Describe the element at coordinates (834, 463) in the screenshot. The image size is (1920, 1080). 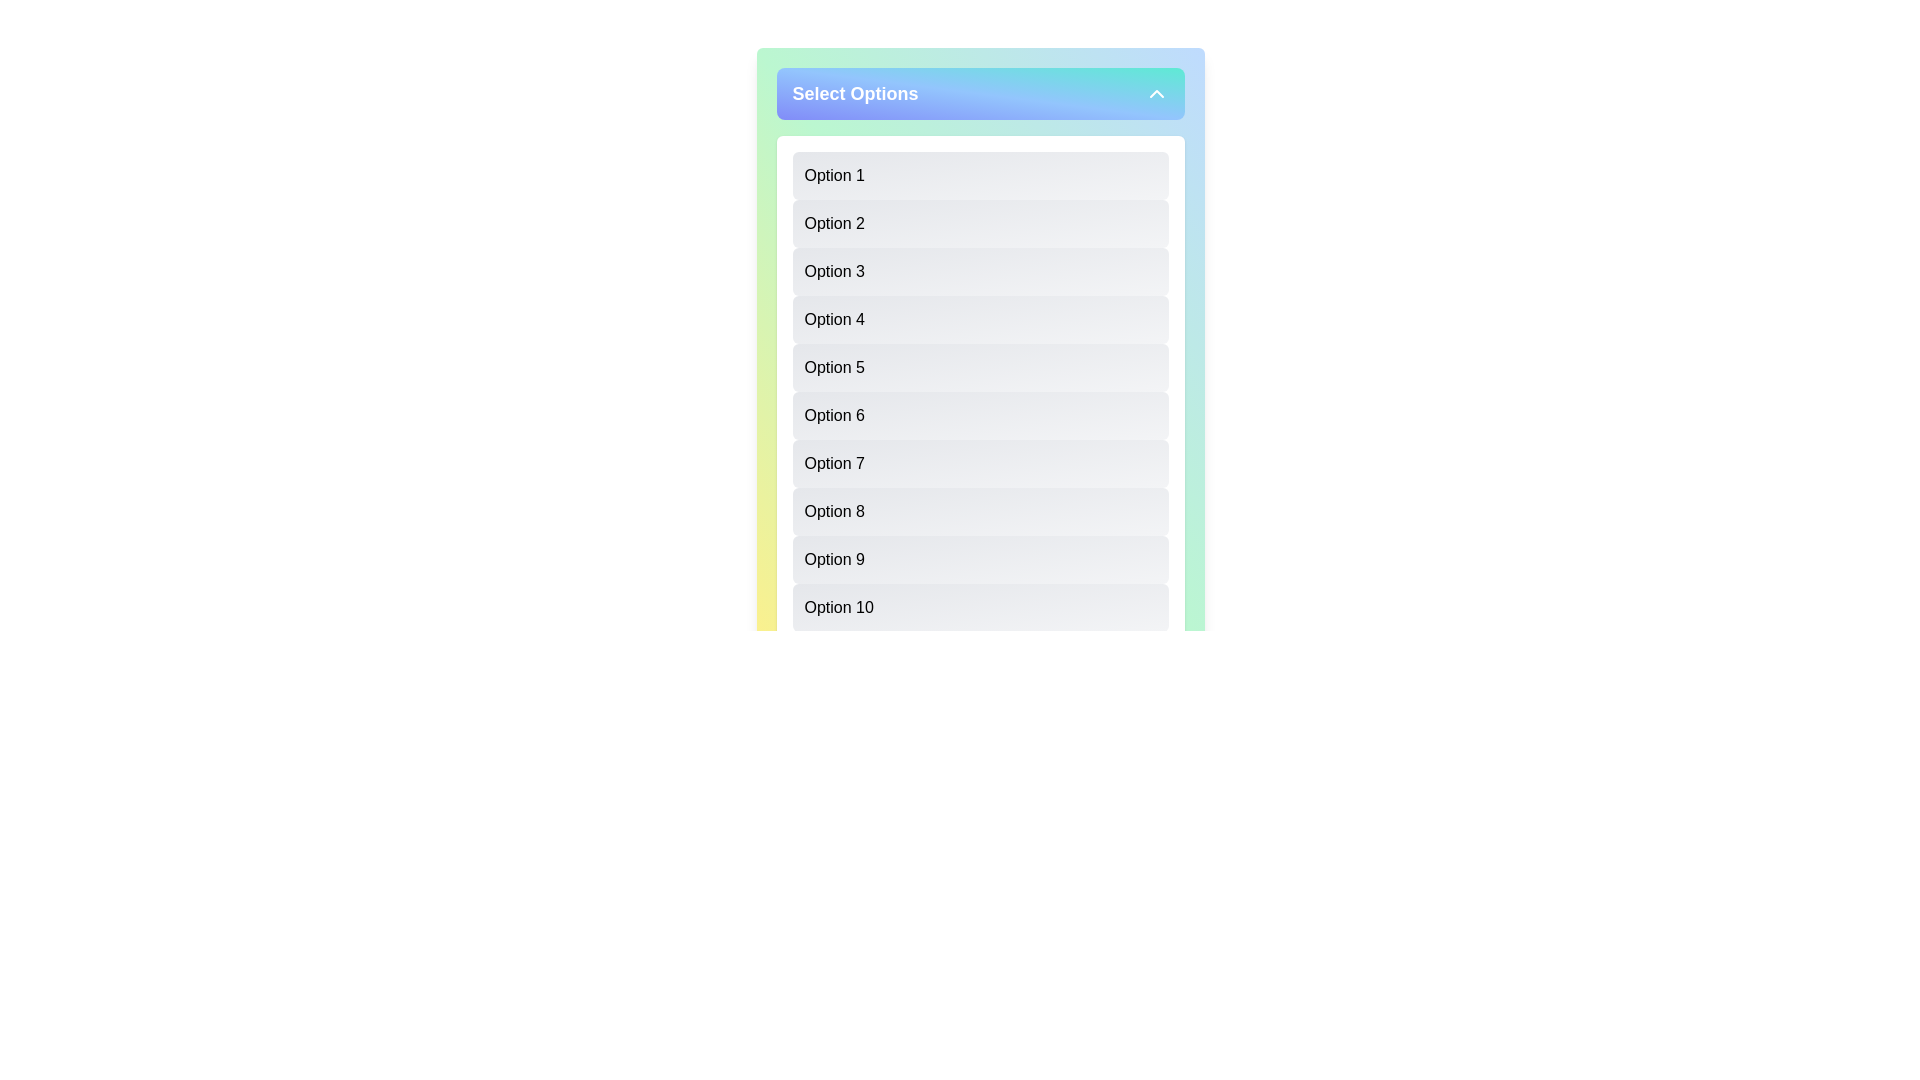
I see `the seventh item in the dropdown list` at that location.